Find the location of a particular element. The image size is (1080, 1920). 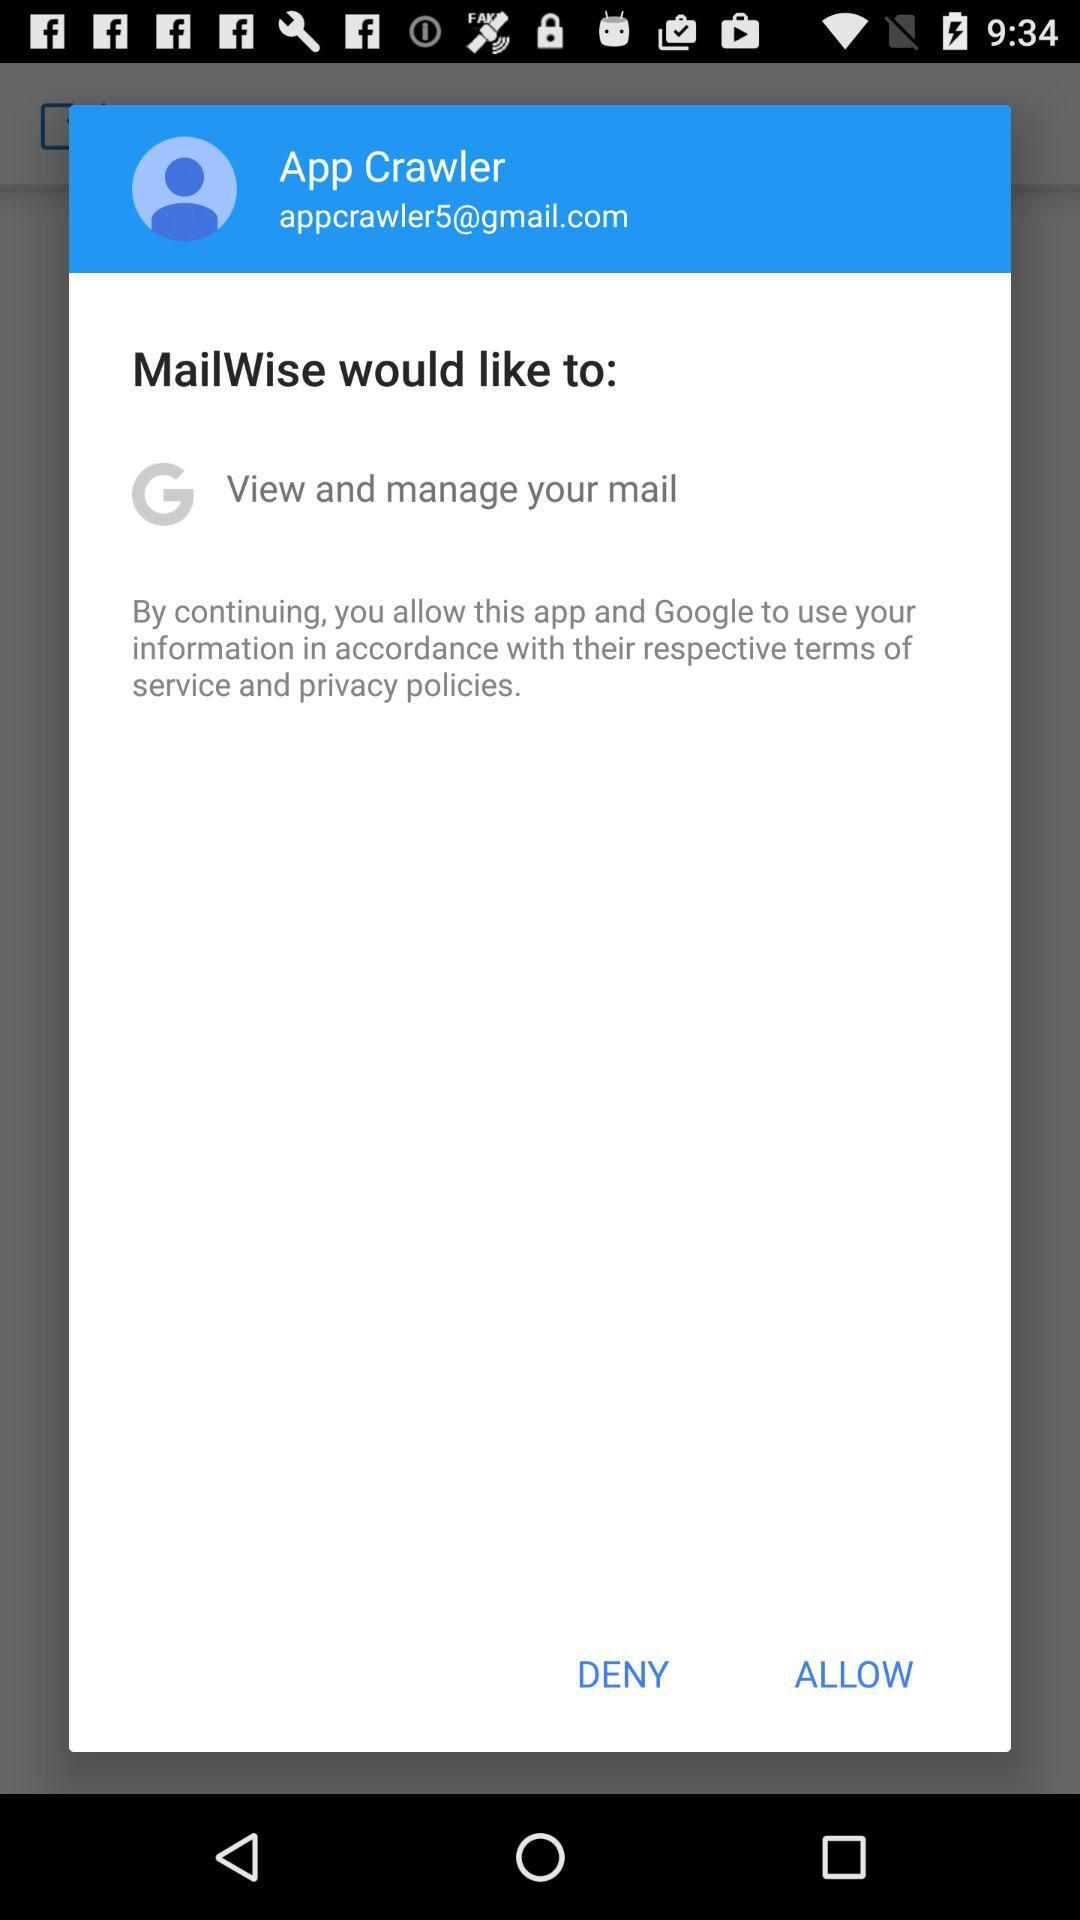

deny is located at coordinates (621, 1673).